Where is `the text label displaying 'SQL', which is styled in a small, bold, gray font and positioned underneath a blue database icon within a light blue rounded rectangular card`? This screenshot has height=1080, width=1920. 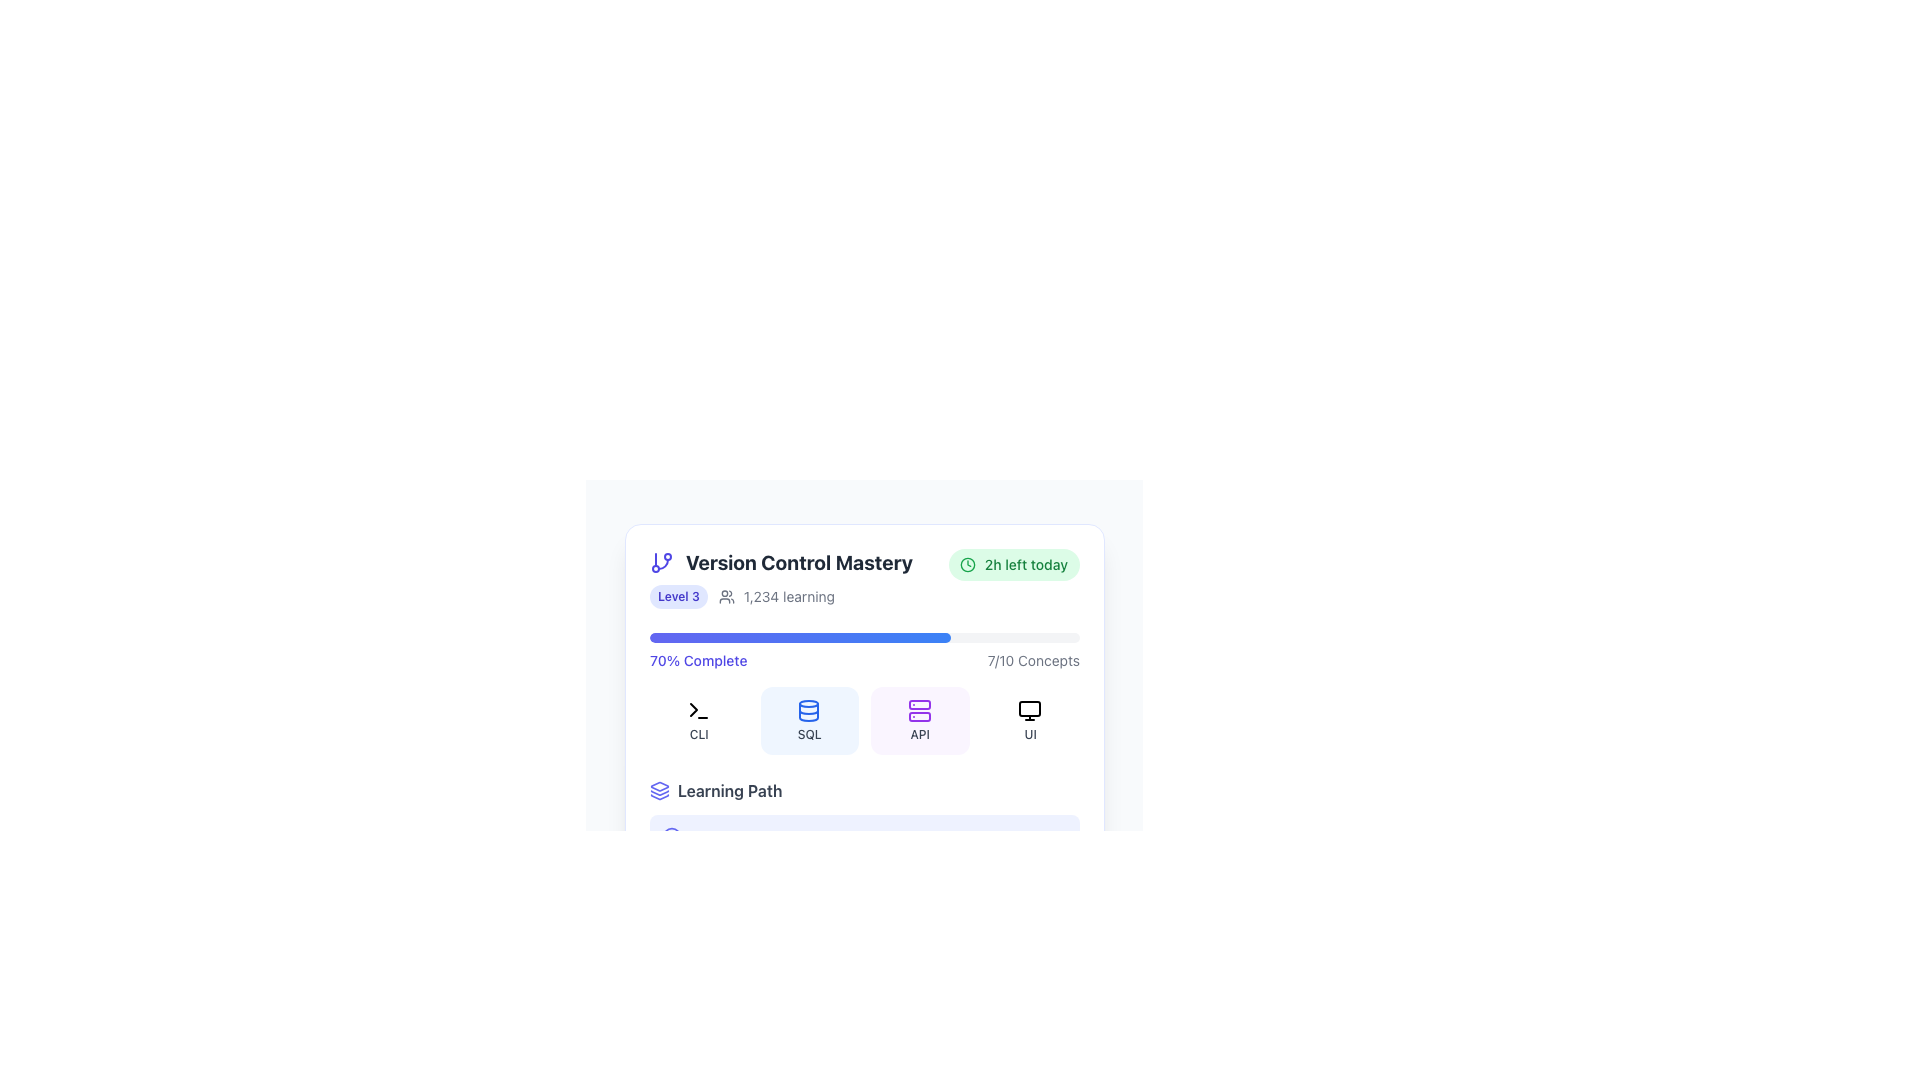 the text label displaying 'SQL', which is styled in a small, bold, gray font and positioned underneath a blue database icon within a light blue rounded rectangular card is located at coordinates (809, 735).